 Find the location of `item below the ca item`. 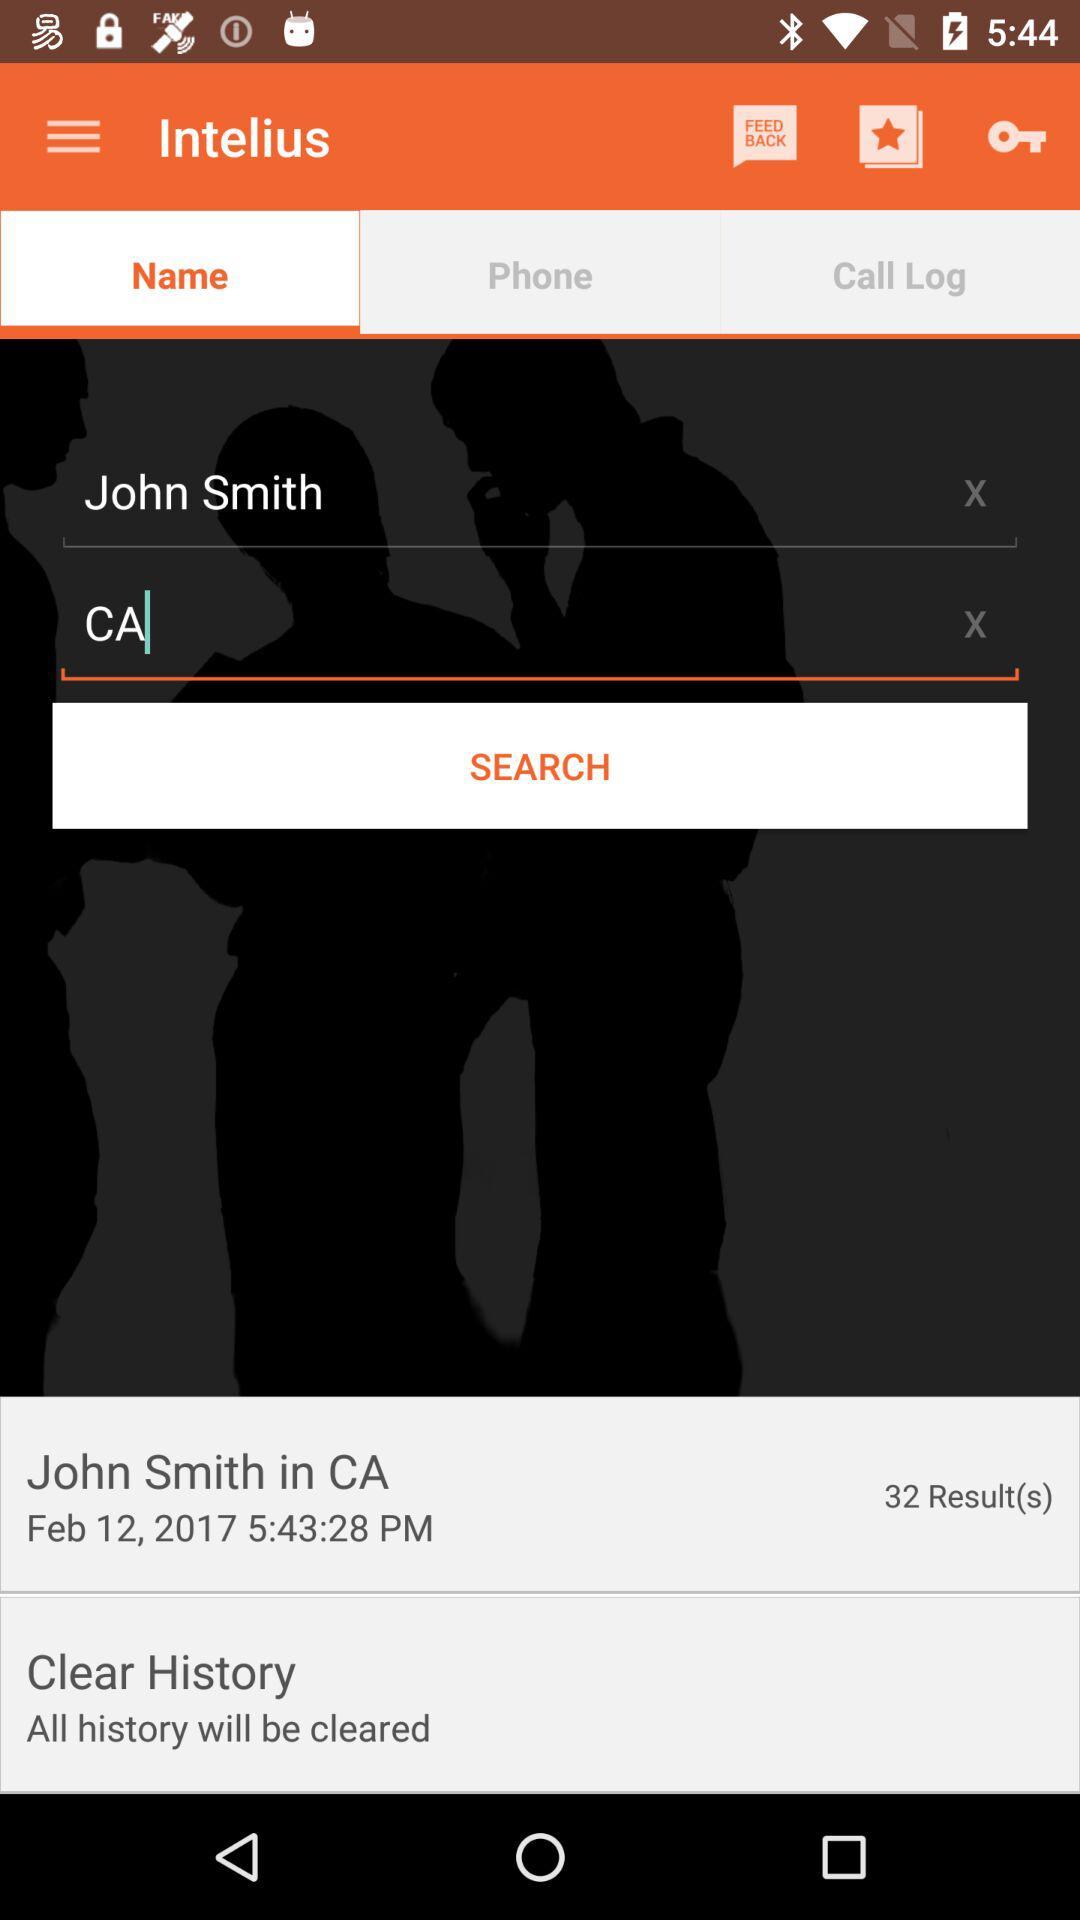

item below the ca item is located at coordinates (540, 764).